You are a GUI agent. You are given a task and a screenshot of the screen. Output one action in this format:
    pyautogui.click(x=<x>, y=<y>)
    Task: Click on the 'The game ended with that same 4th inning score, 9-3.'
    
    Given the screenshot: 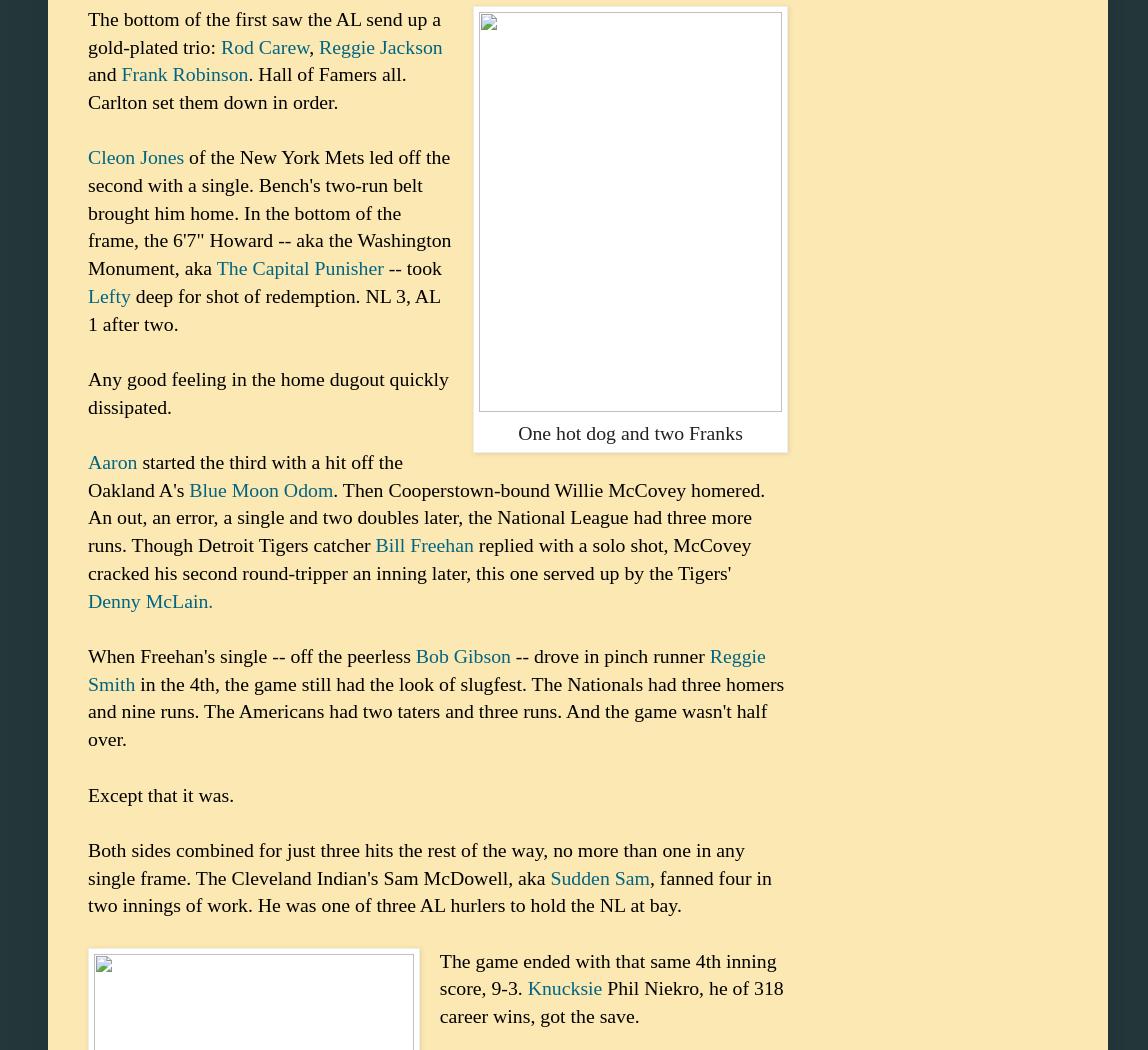 What is the action you would take?
    pyautogui.click(x=607, y=972)
    